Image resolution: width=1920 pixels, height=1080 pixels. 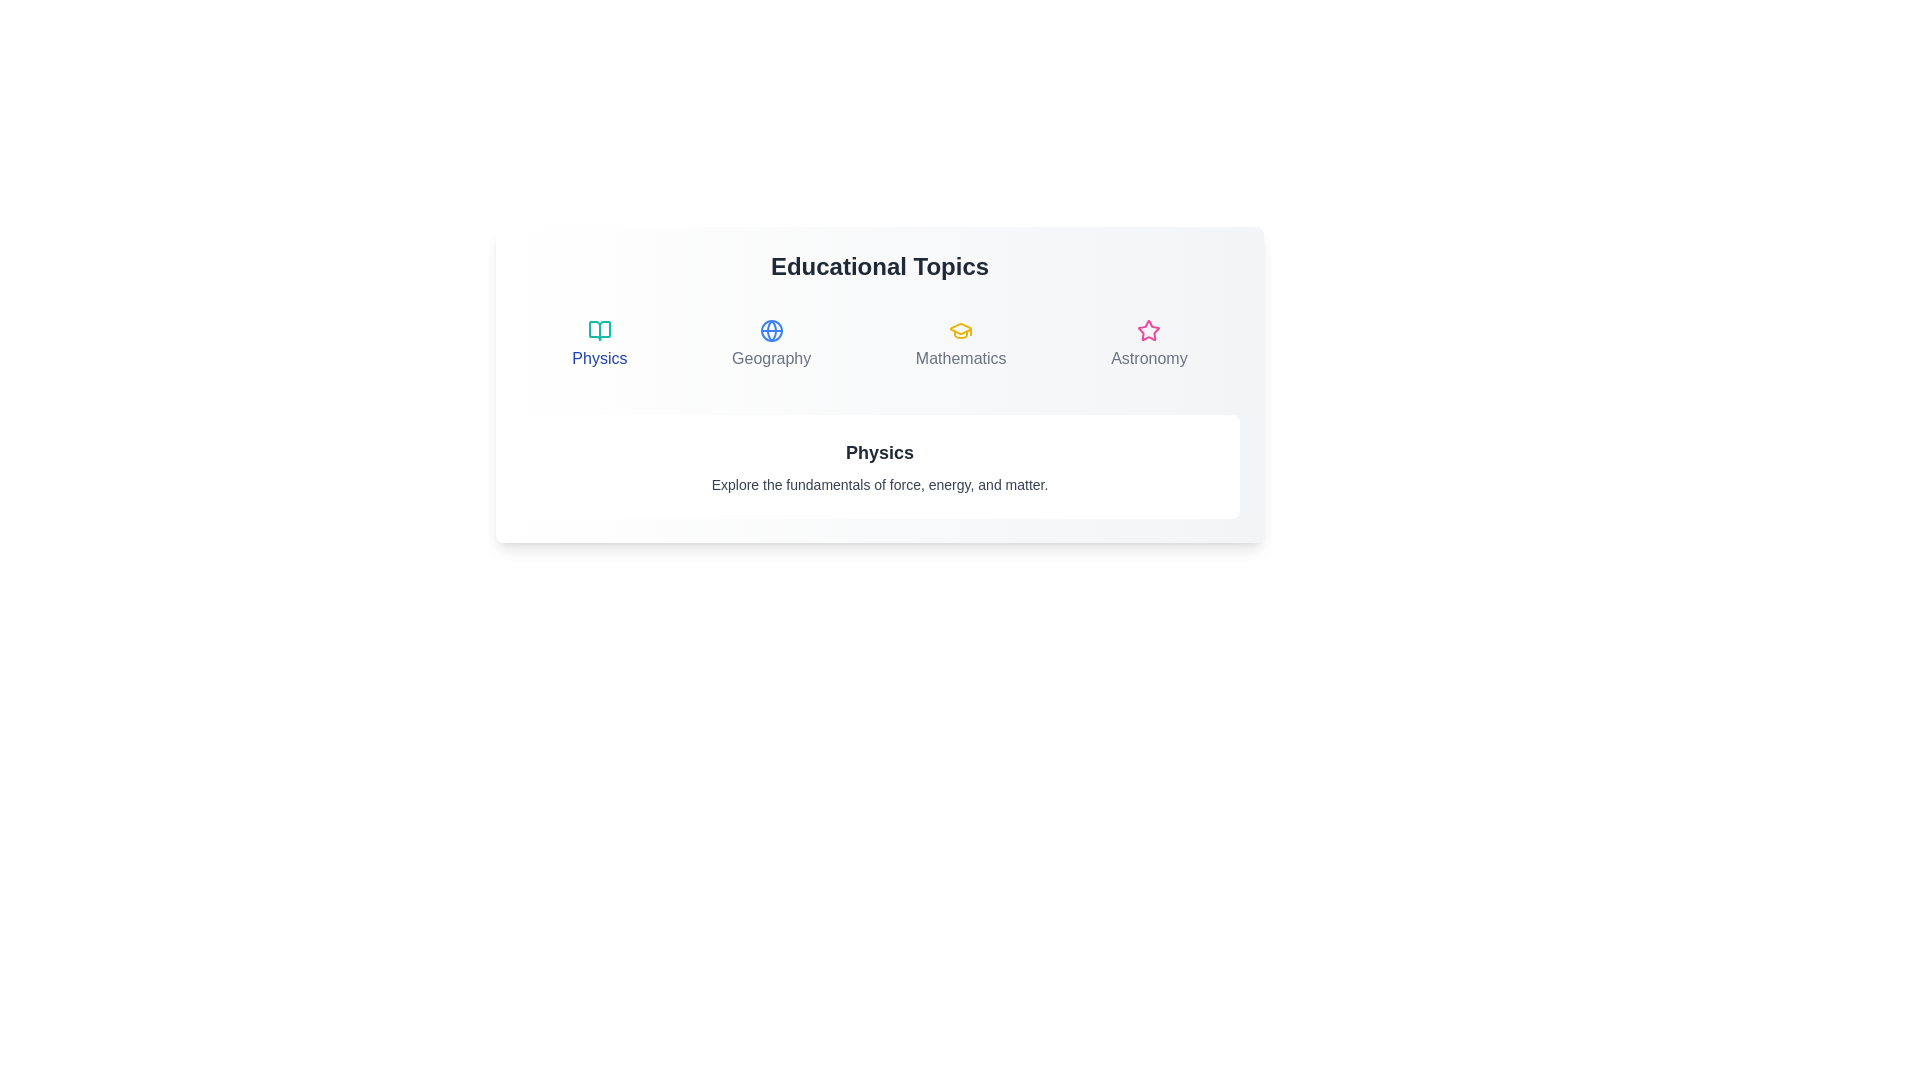 I want to click on the Astronomy tab to observe visual feedback, so click(x=1149, y=343).